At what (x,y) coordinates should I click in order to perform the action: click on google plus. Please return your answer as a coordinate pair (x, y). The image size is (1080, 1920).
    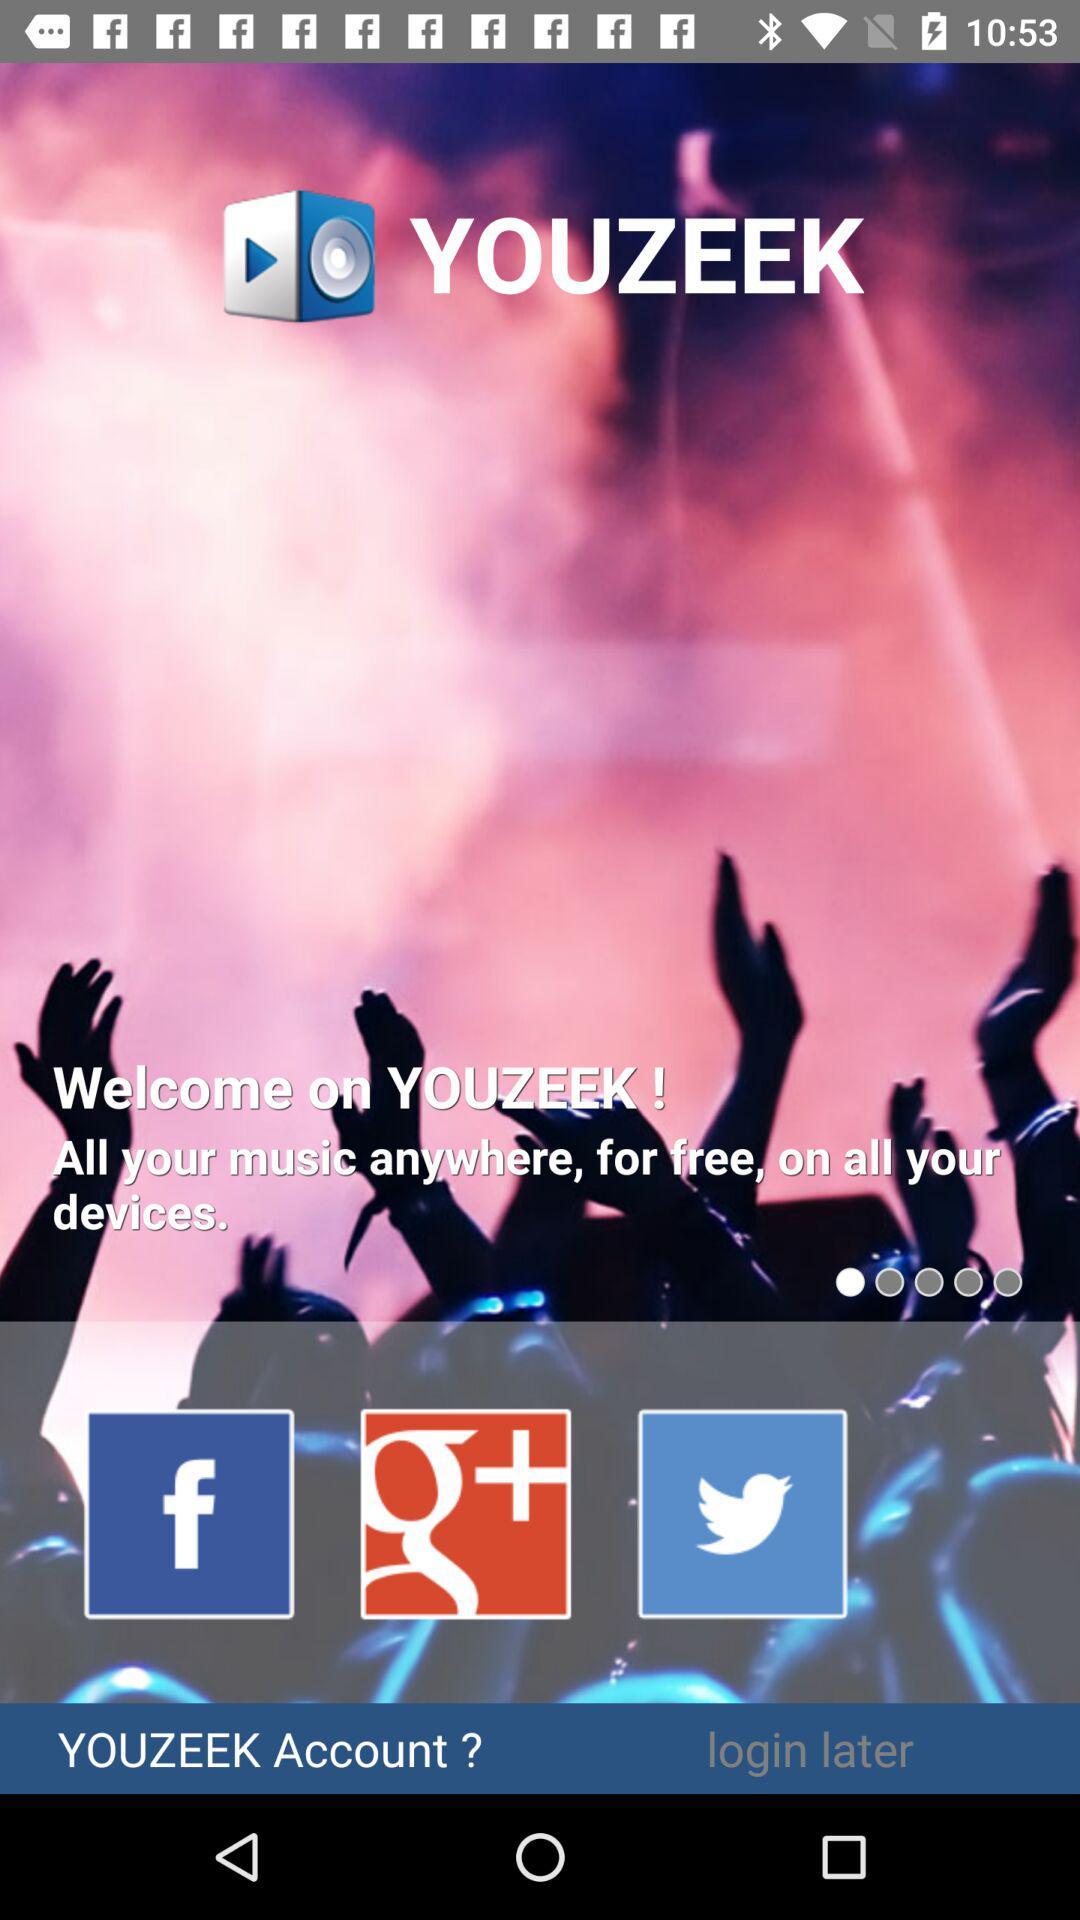
    Looking at the image, I should click on (467, 1512).